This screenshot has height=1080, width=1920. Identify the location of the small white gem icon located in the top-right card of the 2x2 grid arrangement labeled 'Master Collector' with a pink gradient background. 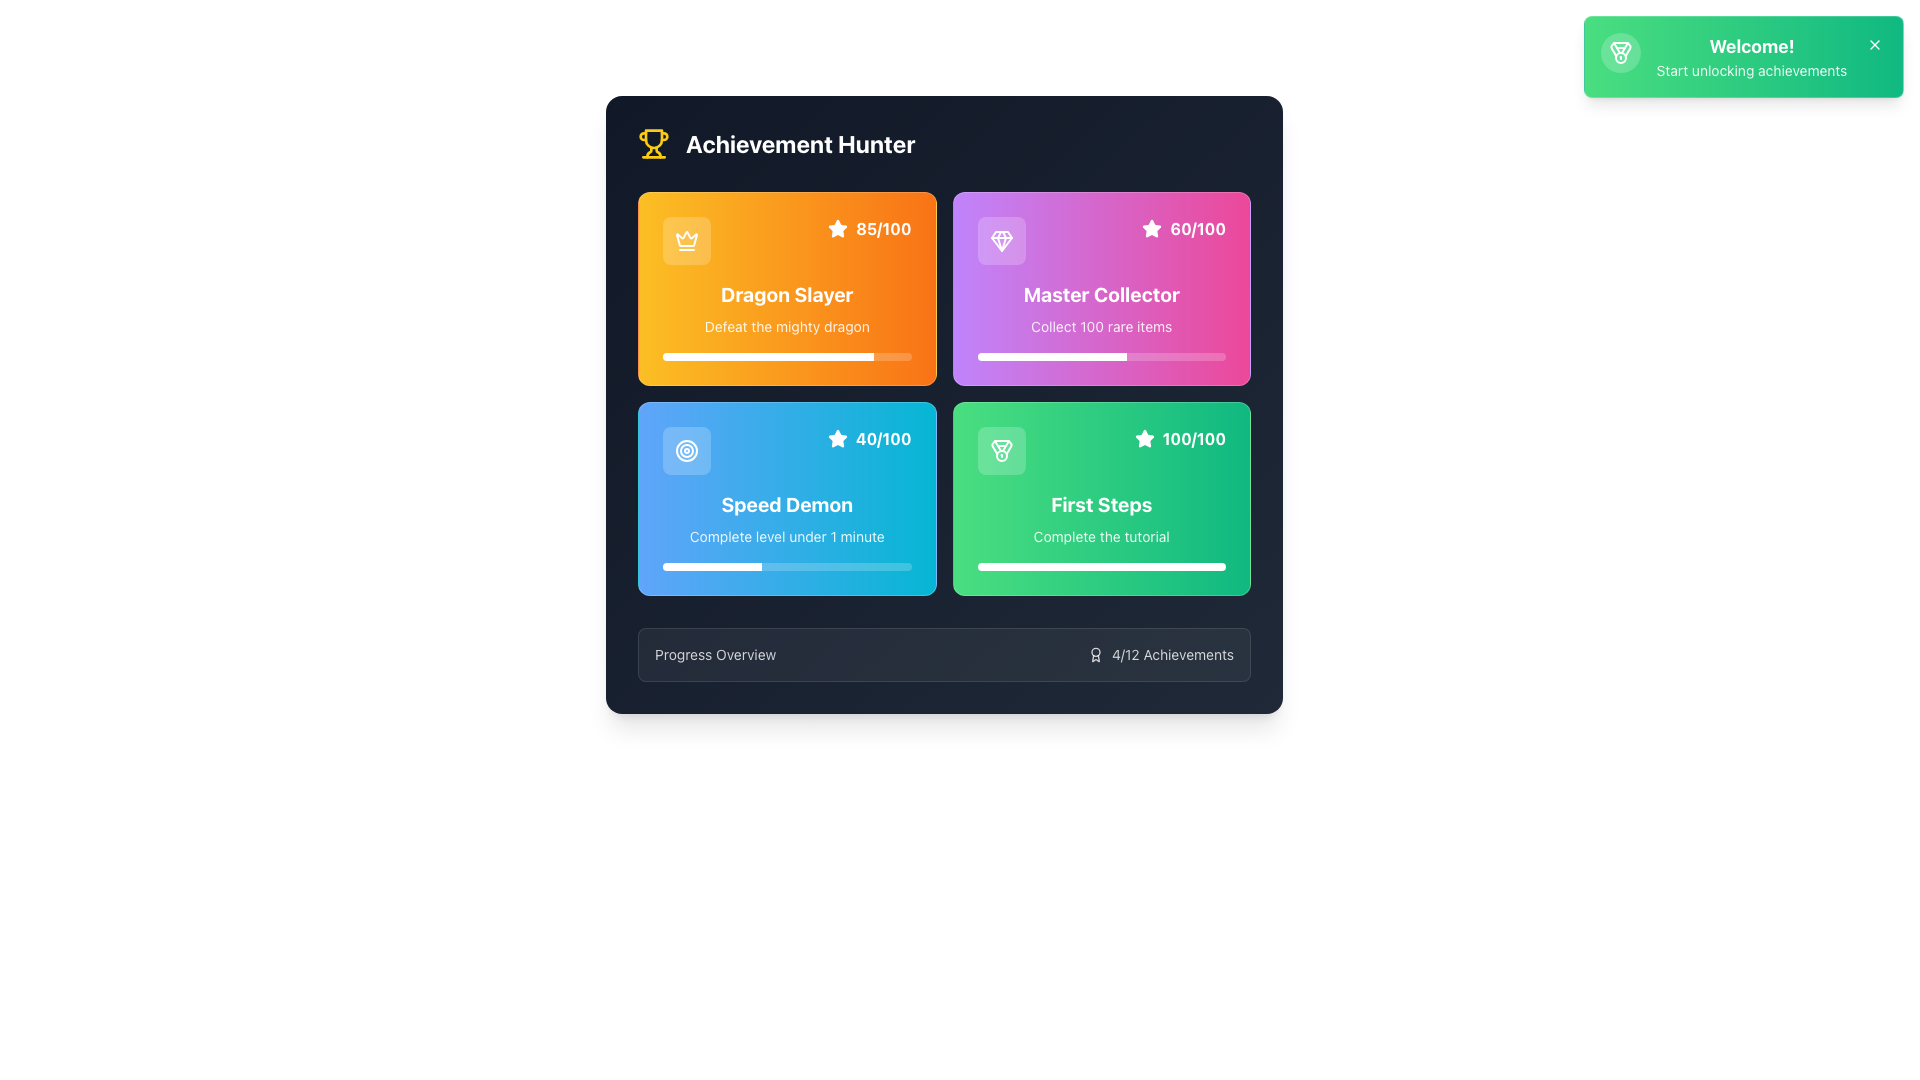
(1001, 239).